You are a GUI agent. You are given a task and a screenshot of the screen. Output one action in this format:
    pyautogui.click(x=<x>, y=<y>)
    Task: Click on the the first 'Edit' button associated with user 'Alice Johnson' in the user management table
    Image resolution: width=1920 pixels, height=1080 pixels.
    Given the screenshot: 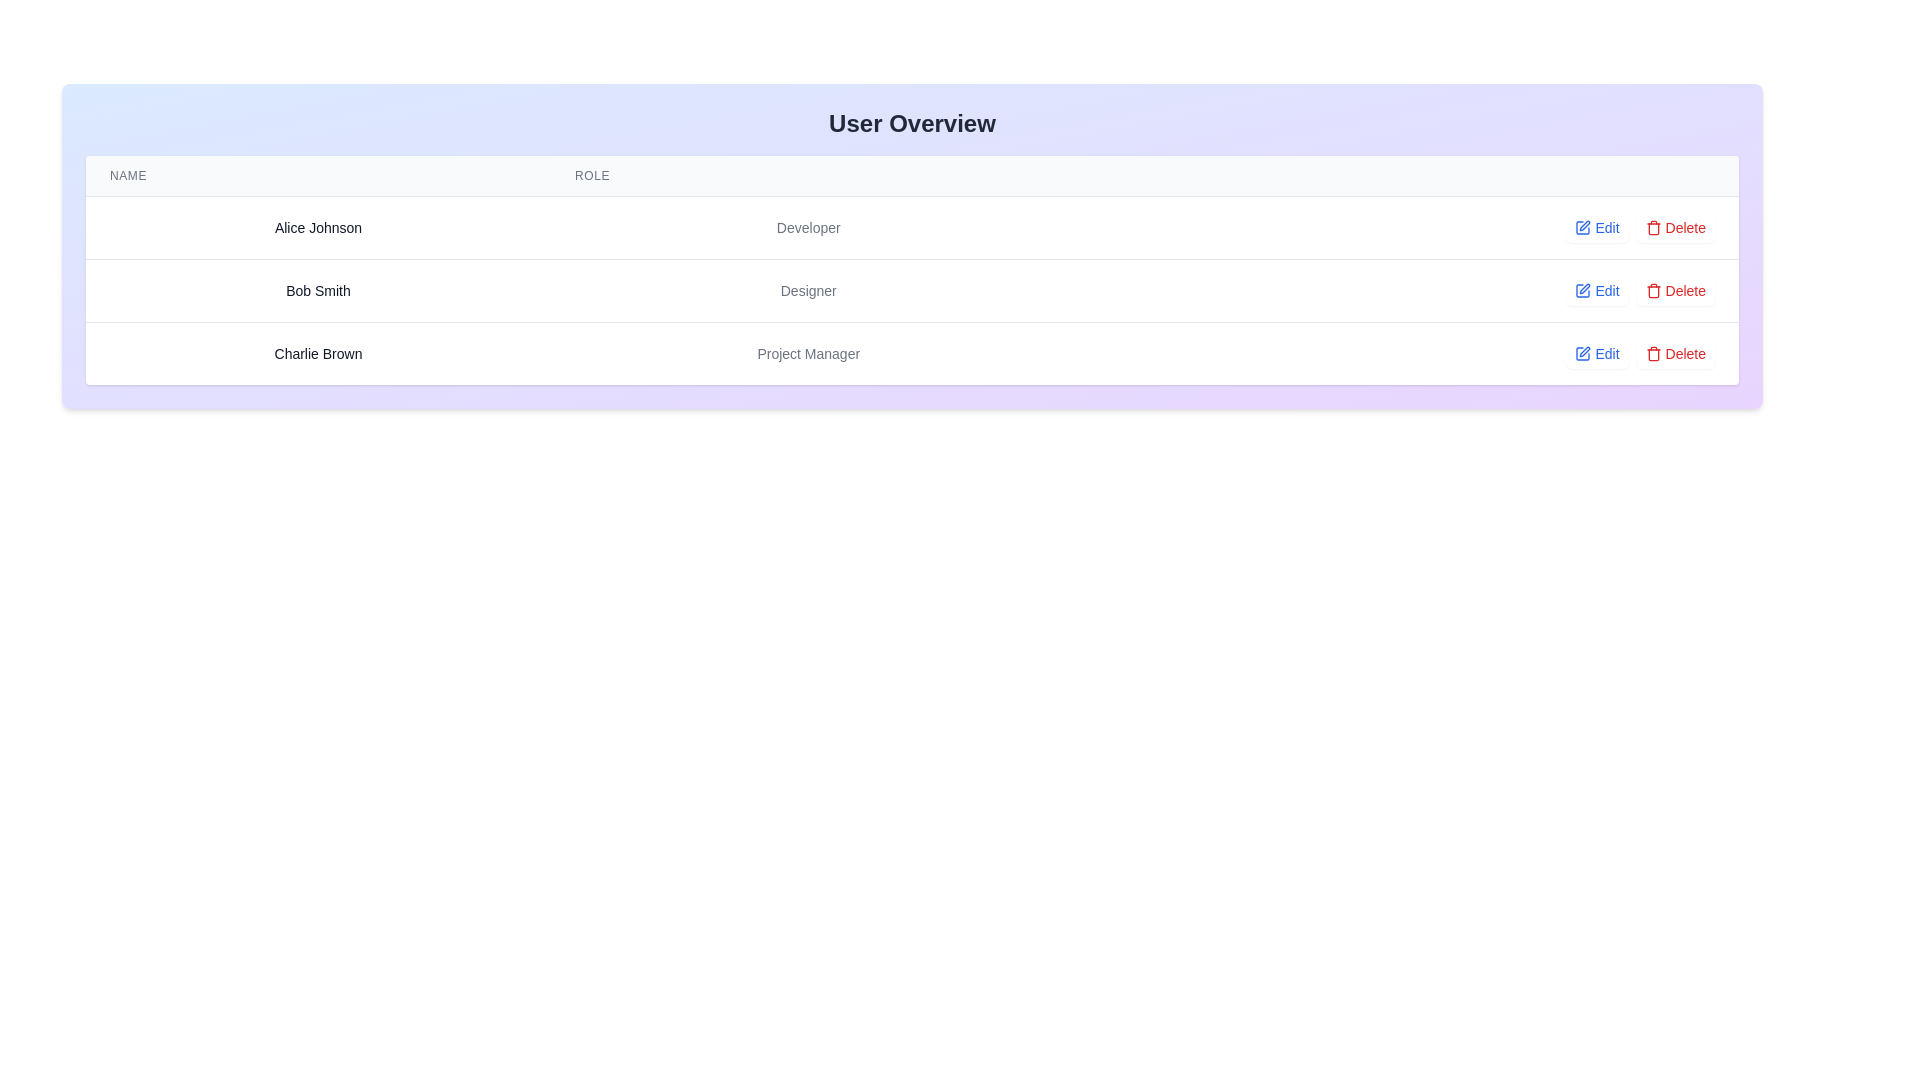 What is the action you would take?
    pyautogui.click(x=1596, y=226)
    